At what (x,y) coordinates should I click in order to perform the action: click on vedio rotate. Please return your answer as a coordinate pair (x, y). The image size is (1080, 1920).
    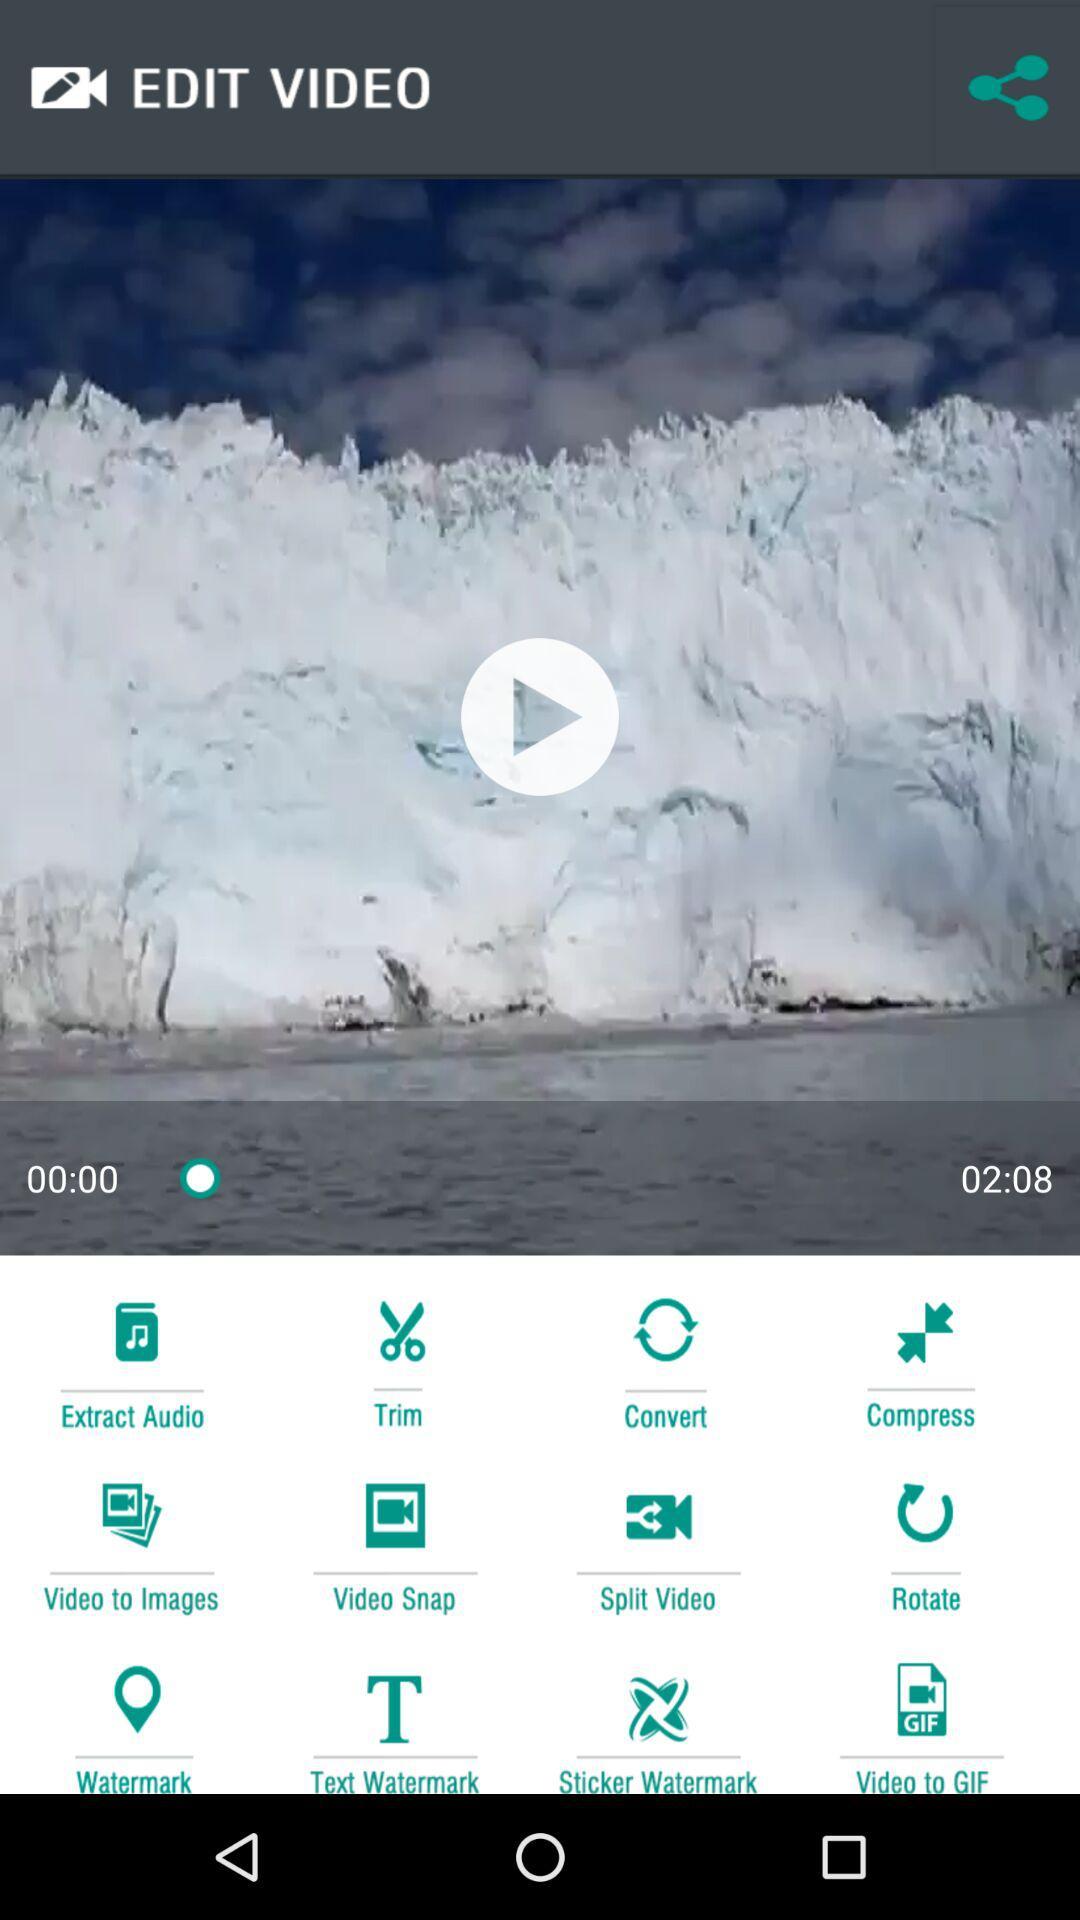
    Looking at the image, I should click on (921, 1544).